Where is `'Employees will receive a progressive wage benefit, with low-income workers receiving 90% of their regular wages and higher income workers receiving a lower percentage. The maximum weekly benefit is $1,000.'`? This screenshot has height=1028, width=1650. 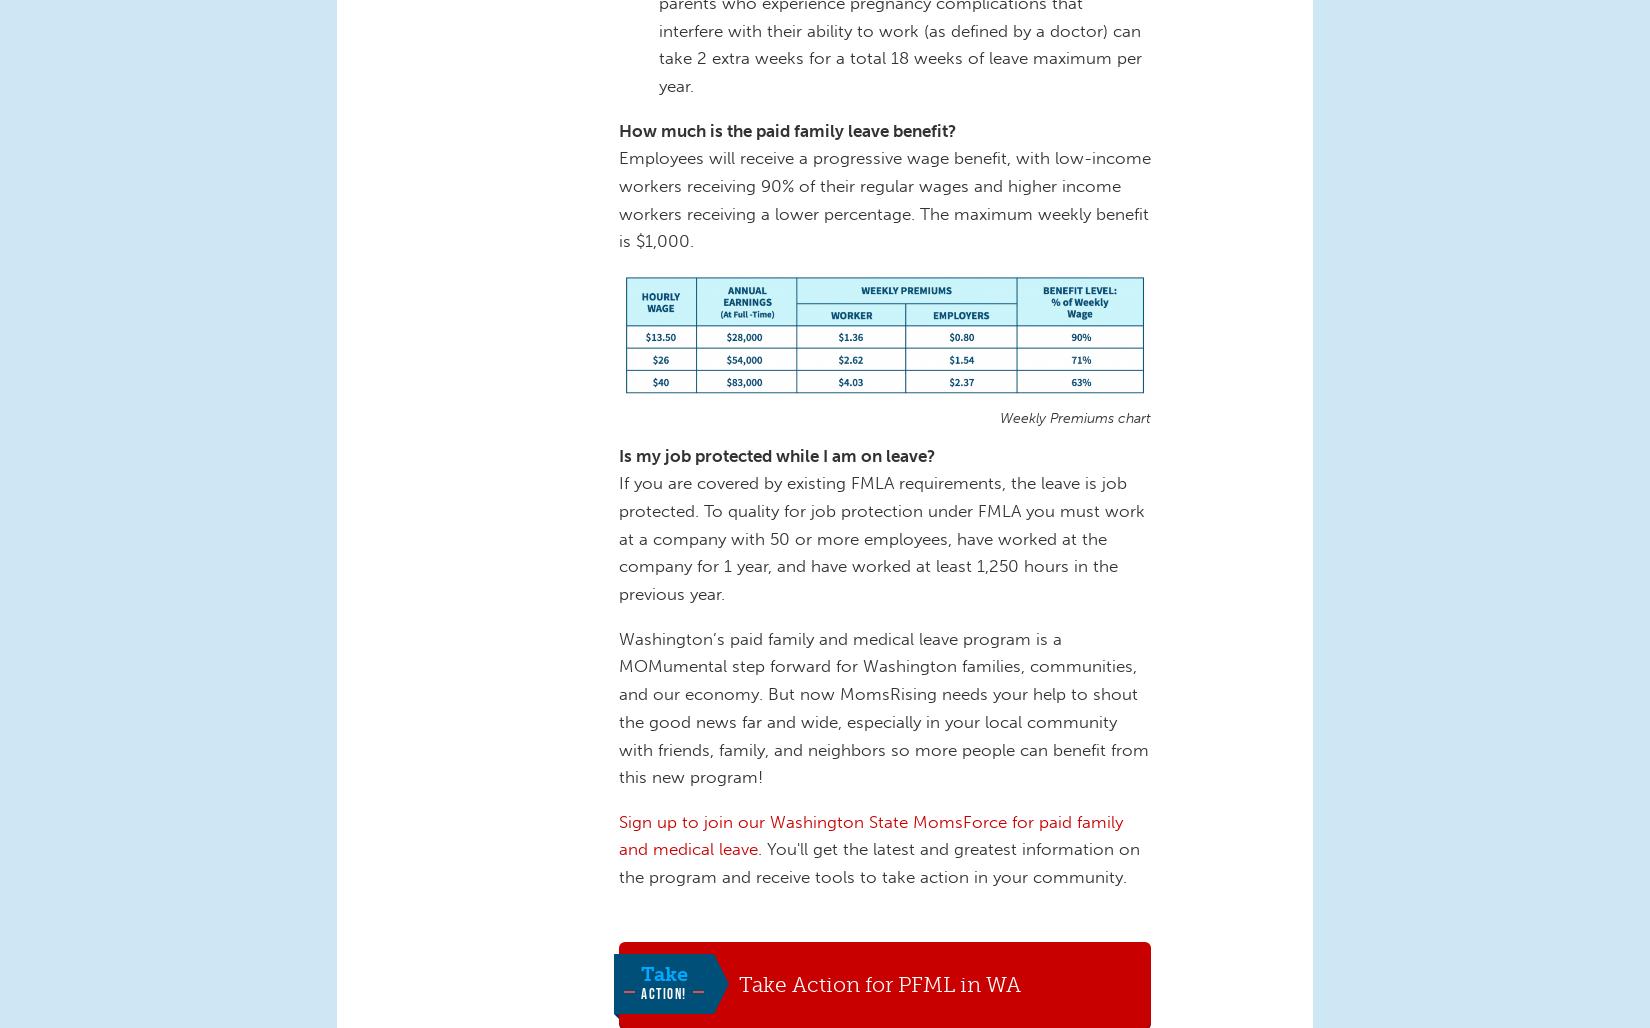
'Employees will receive a progressive wage benefit, with low-income workers receiving 90% of their regular wages and higher income workers receiving a lower percentage. The maximum weekly benefit is $1,000.' is located at coordinates (885, 198).